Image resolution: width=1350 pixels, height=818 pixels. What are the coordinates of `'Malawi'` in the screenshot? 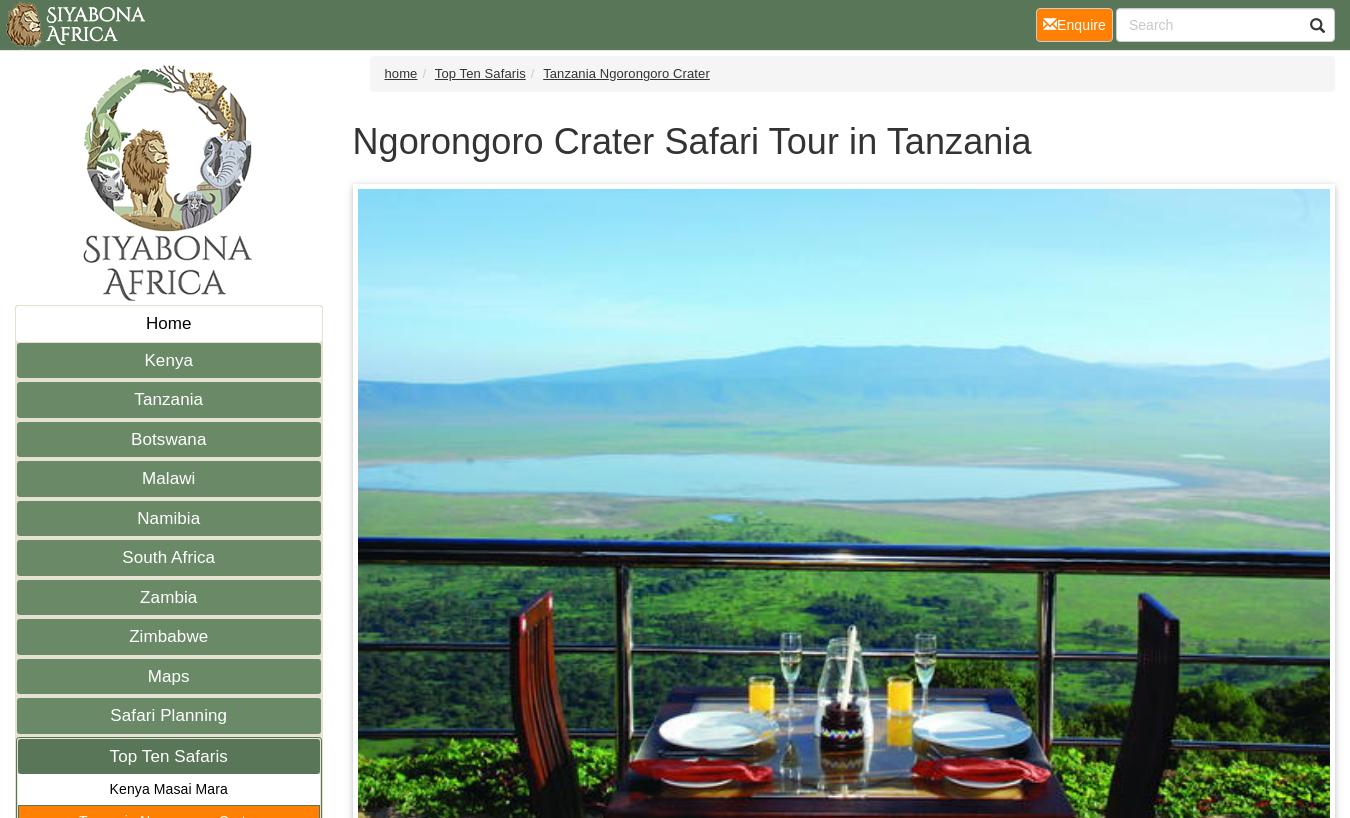 It's located at (167, 478).